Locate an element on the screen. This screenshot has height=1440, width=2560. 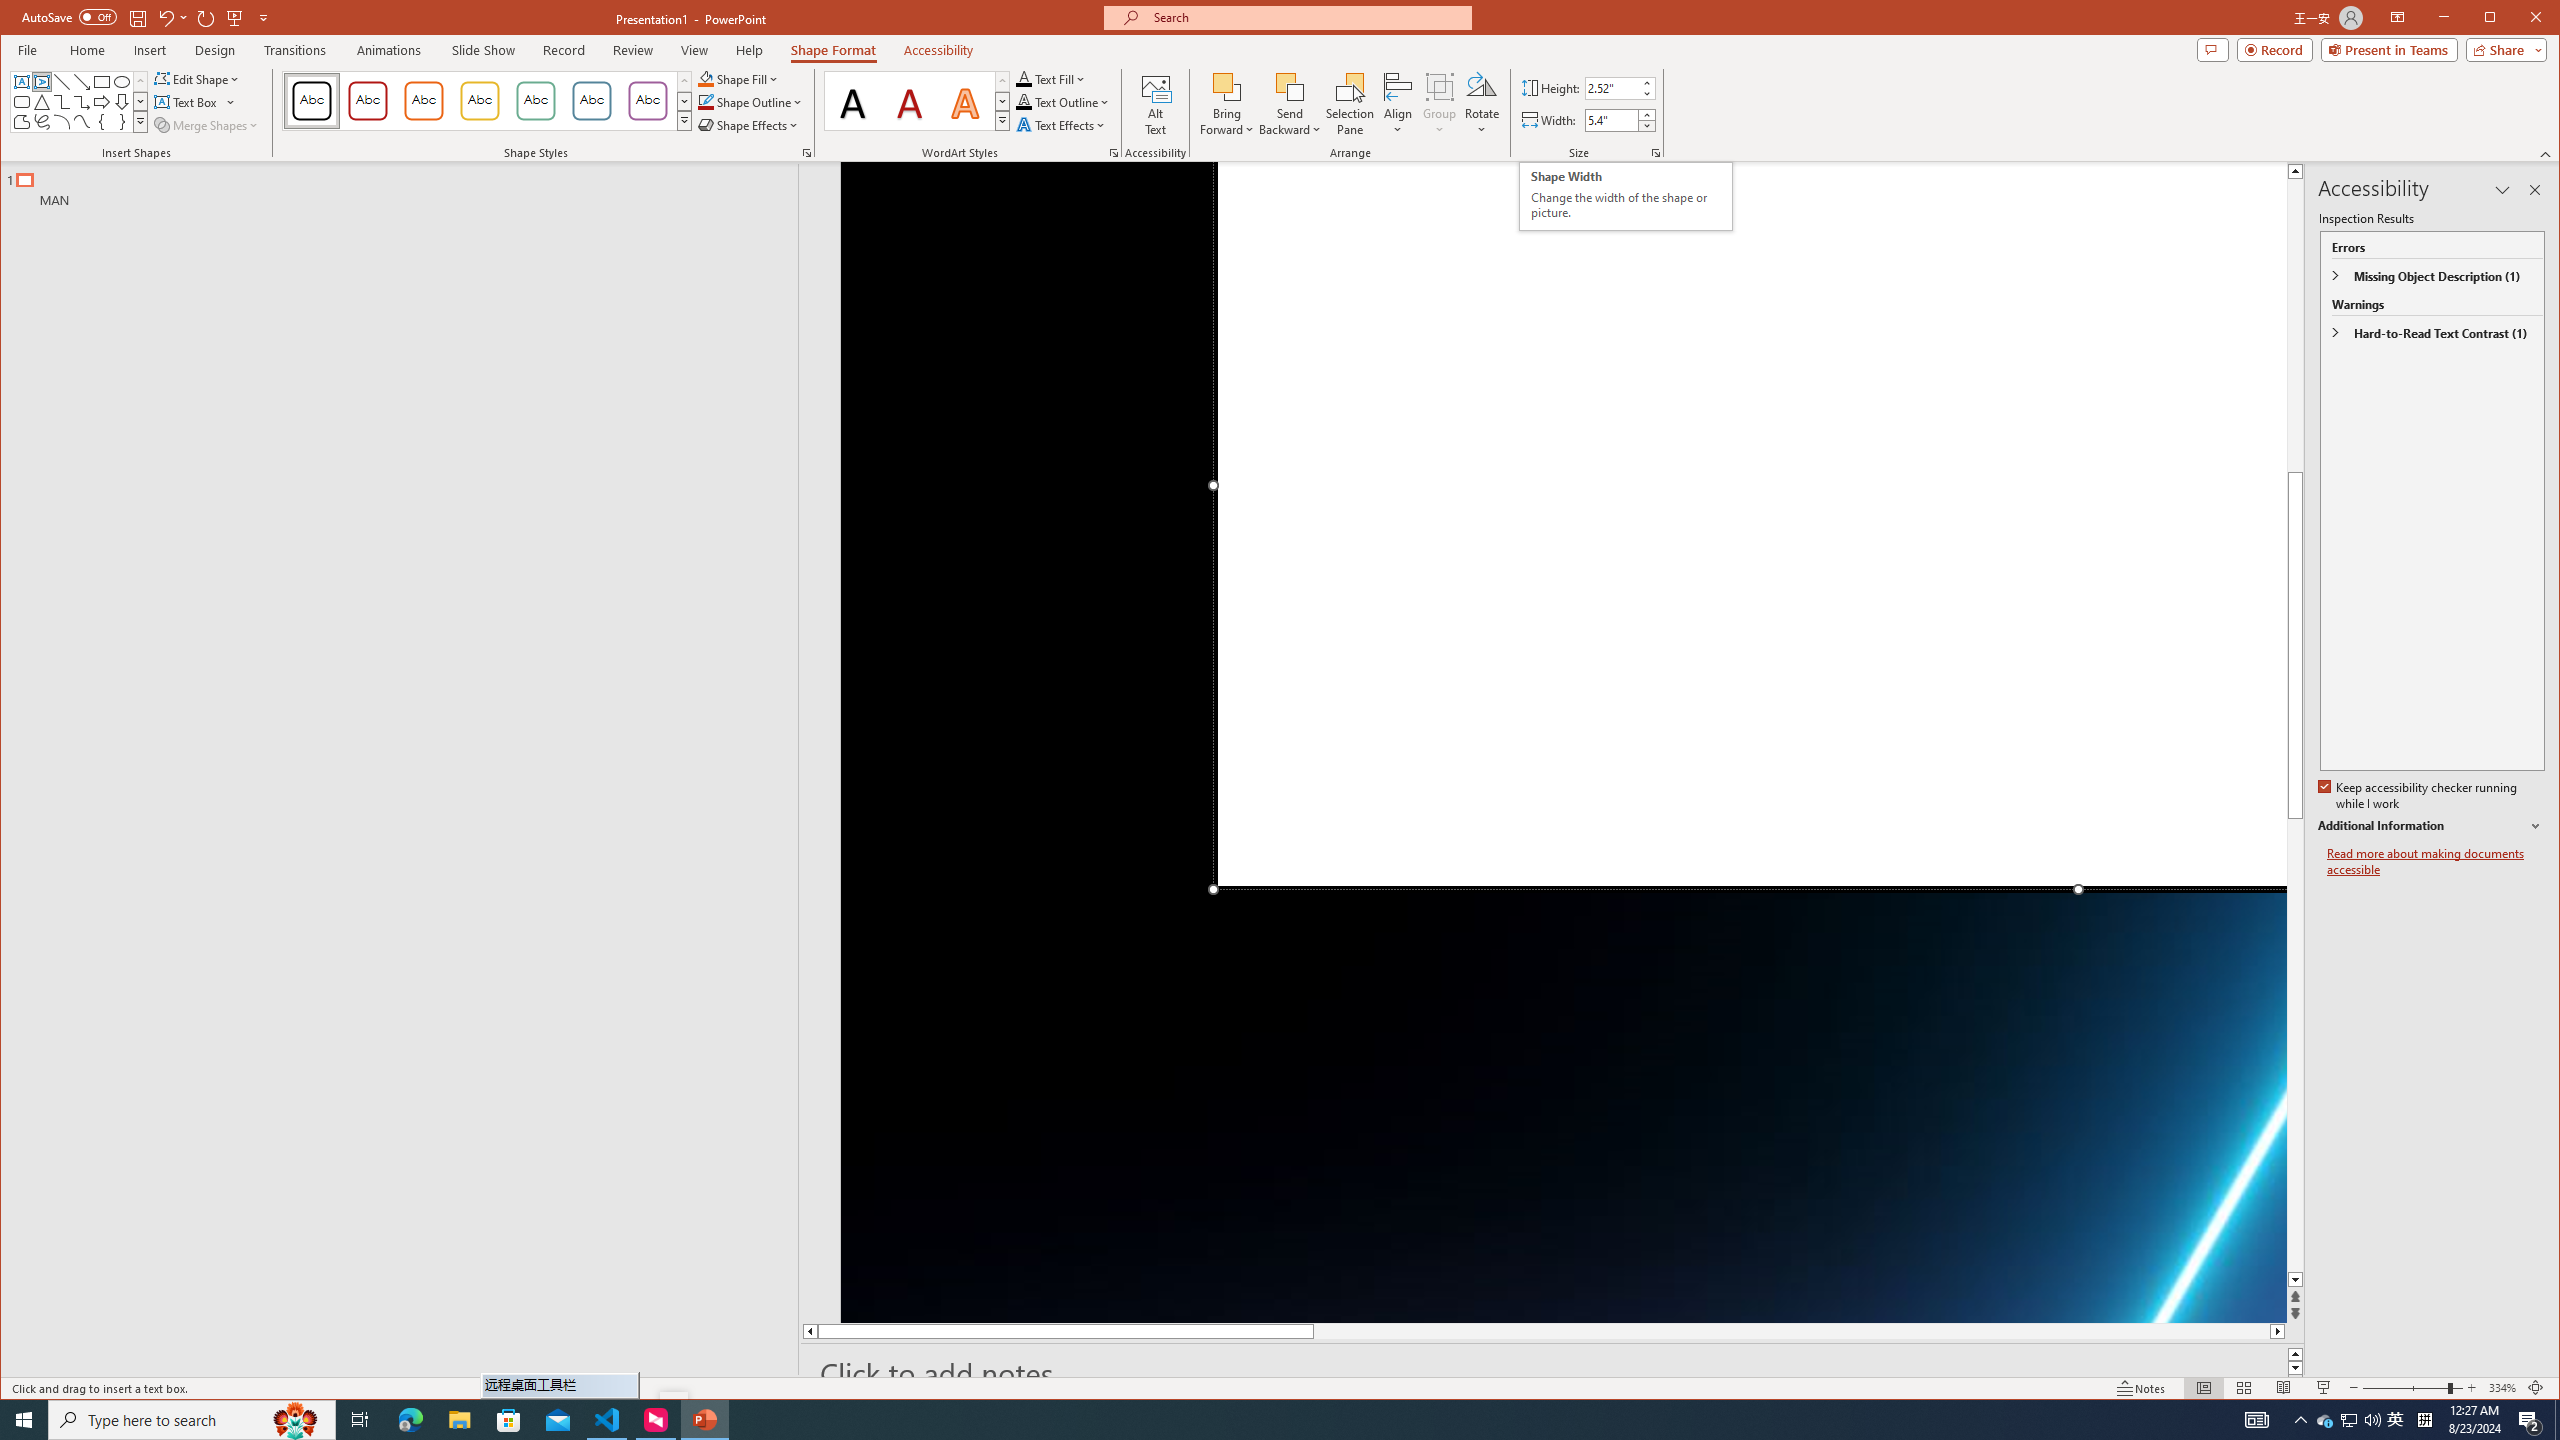
'Shape Width' is located at coordinates (1611, 119).